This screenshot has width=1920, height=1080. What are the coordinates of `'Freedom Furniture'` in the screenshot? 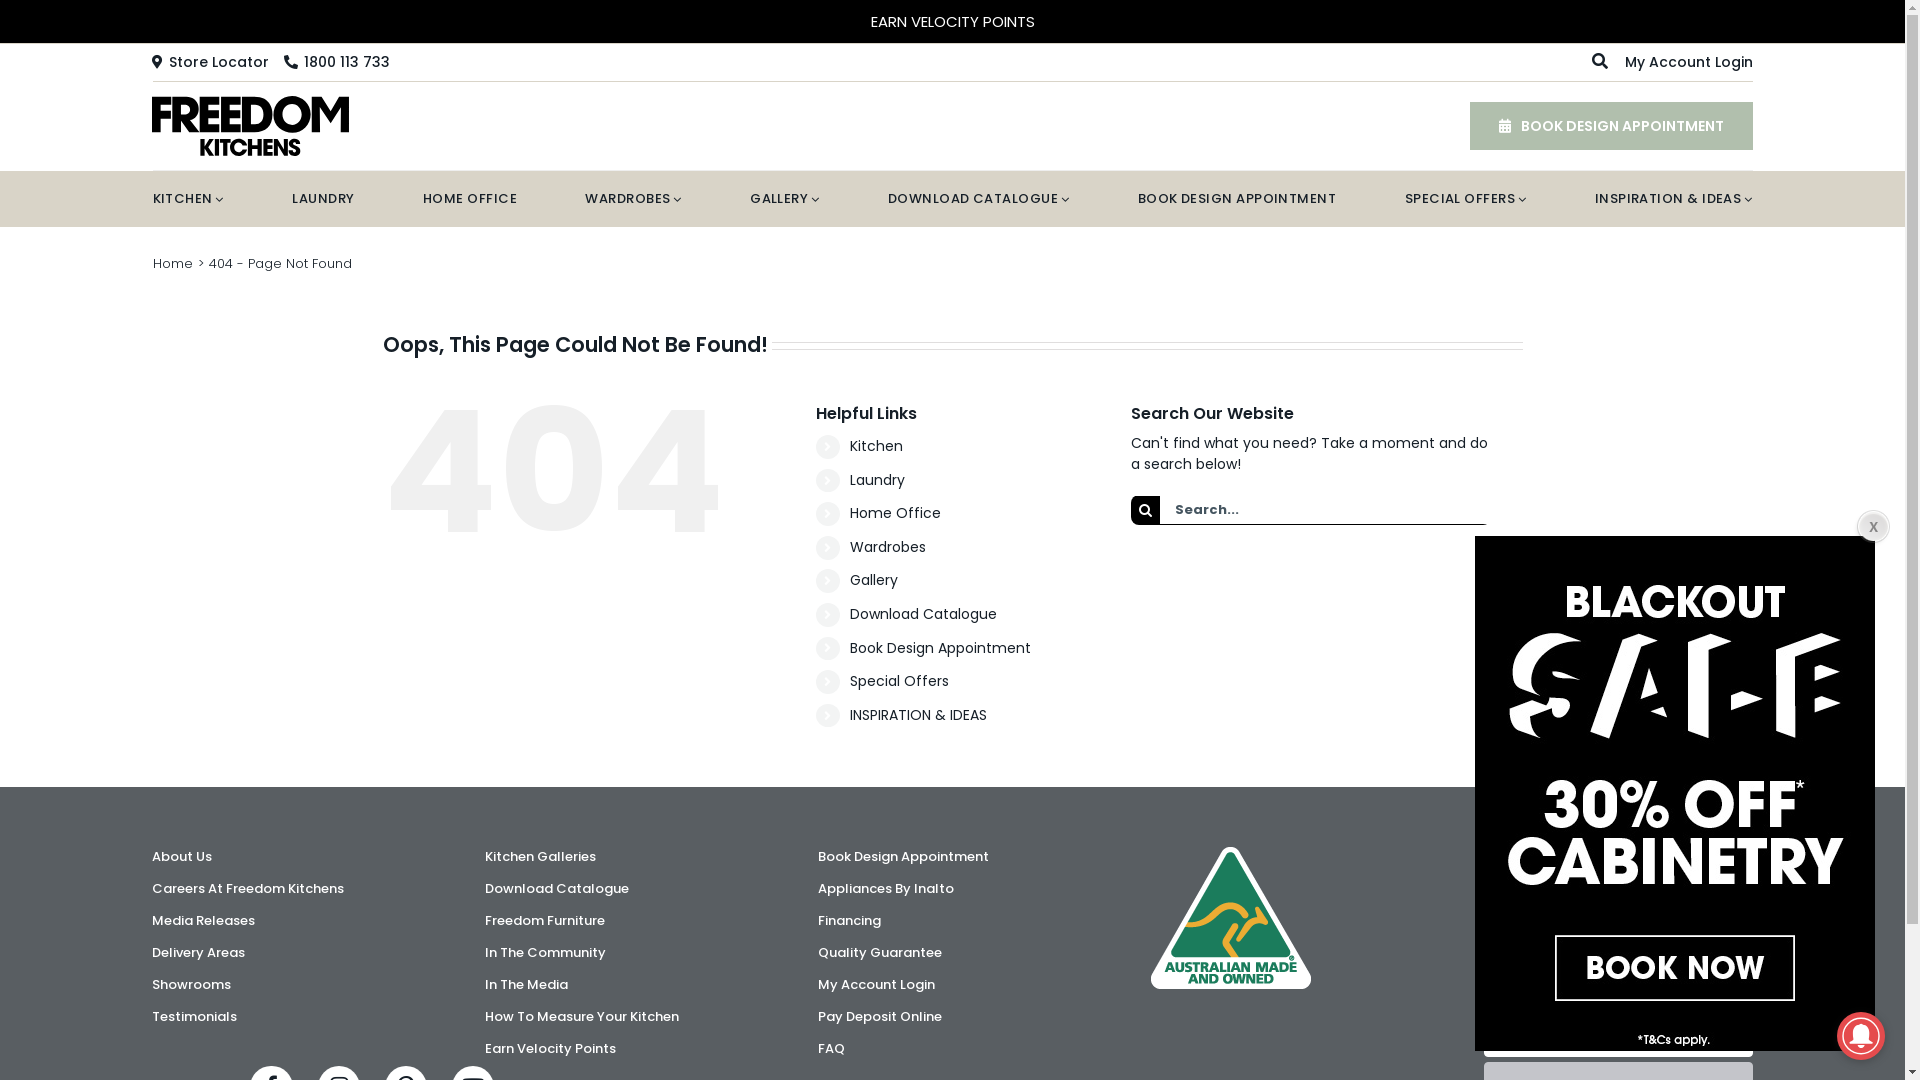 It's located at (618, 921).